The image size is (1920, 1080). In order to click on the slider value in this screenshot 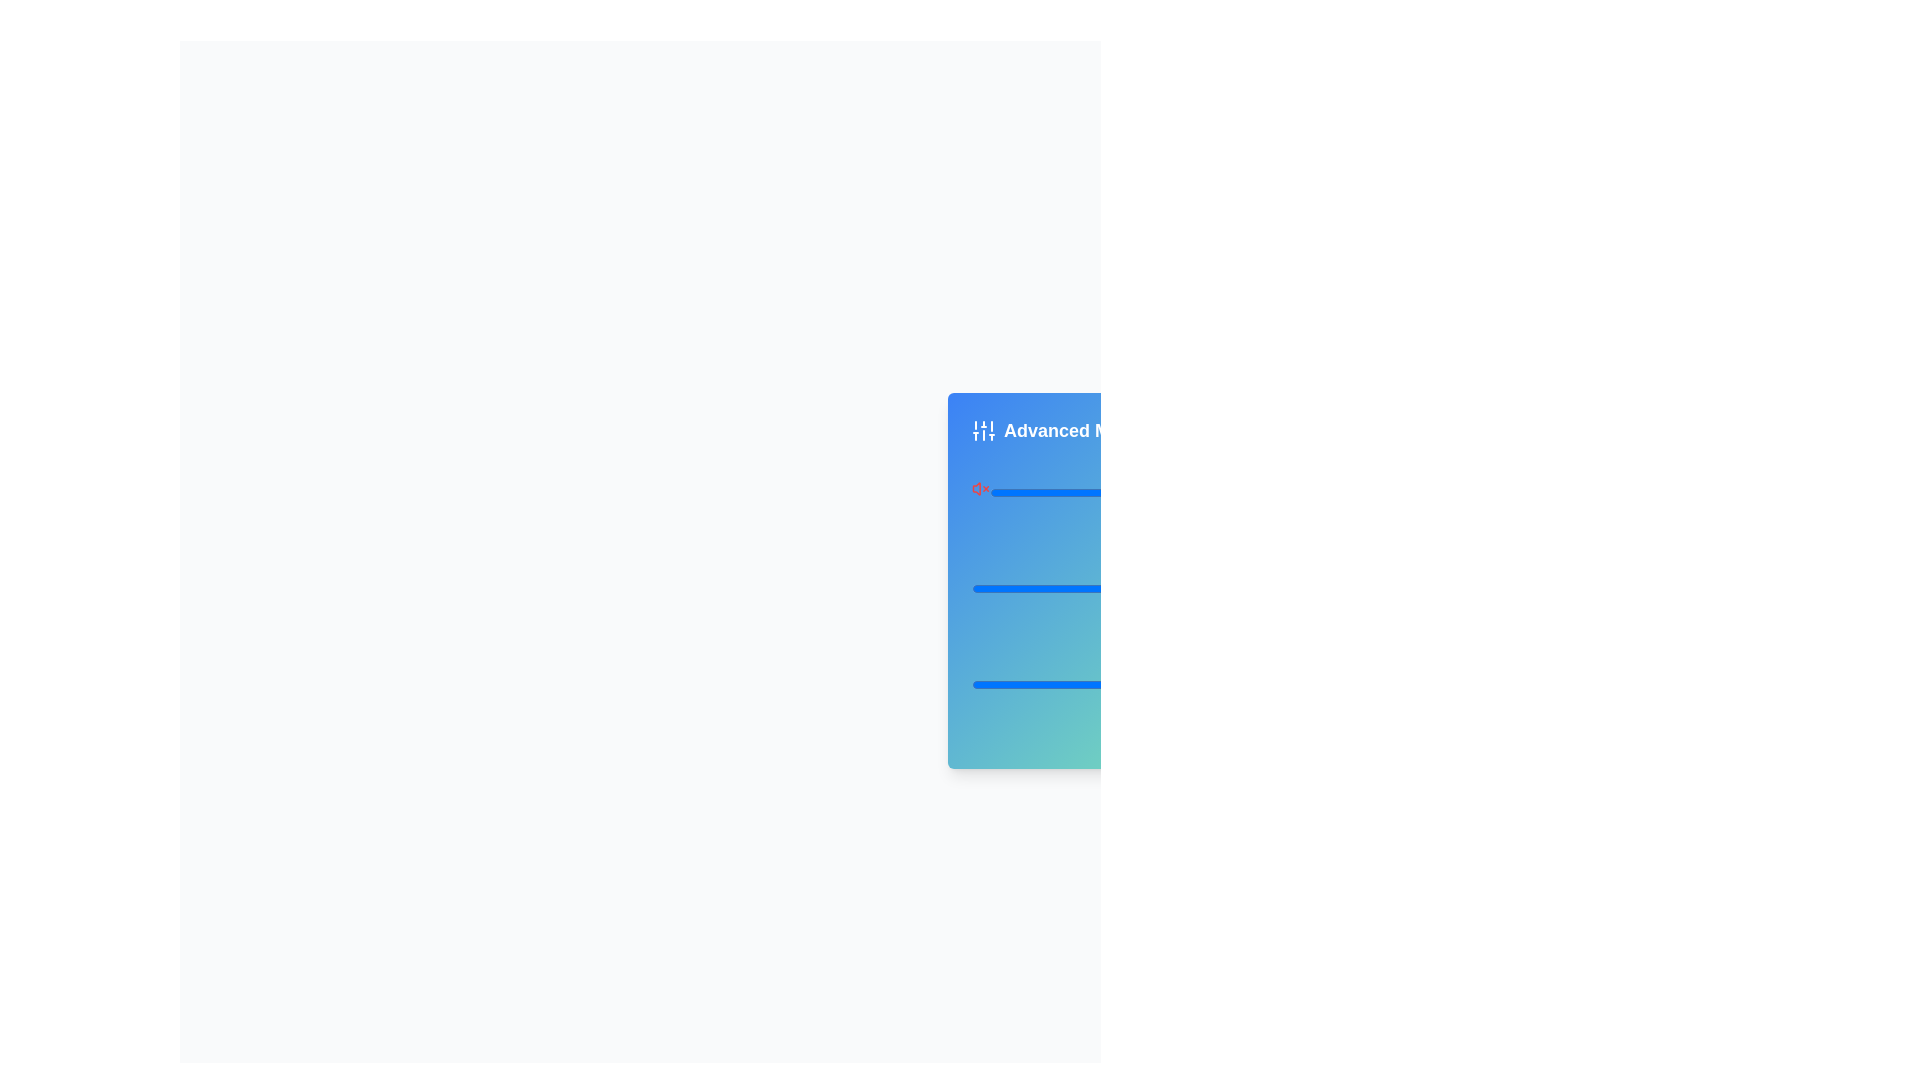, I will do `click(1055, 485)`.